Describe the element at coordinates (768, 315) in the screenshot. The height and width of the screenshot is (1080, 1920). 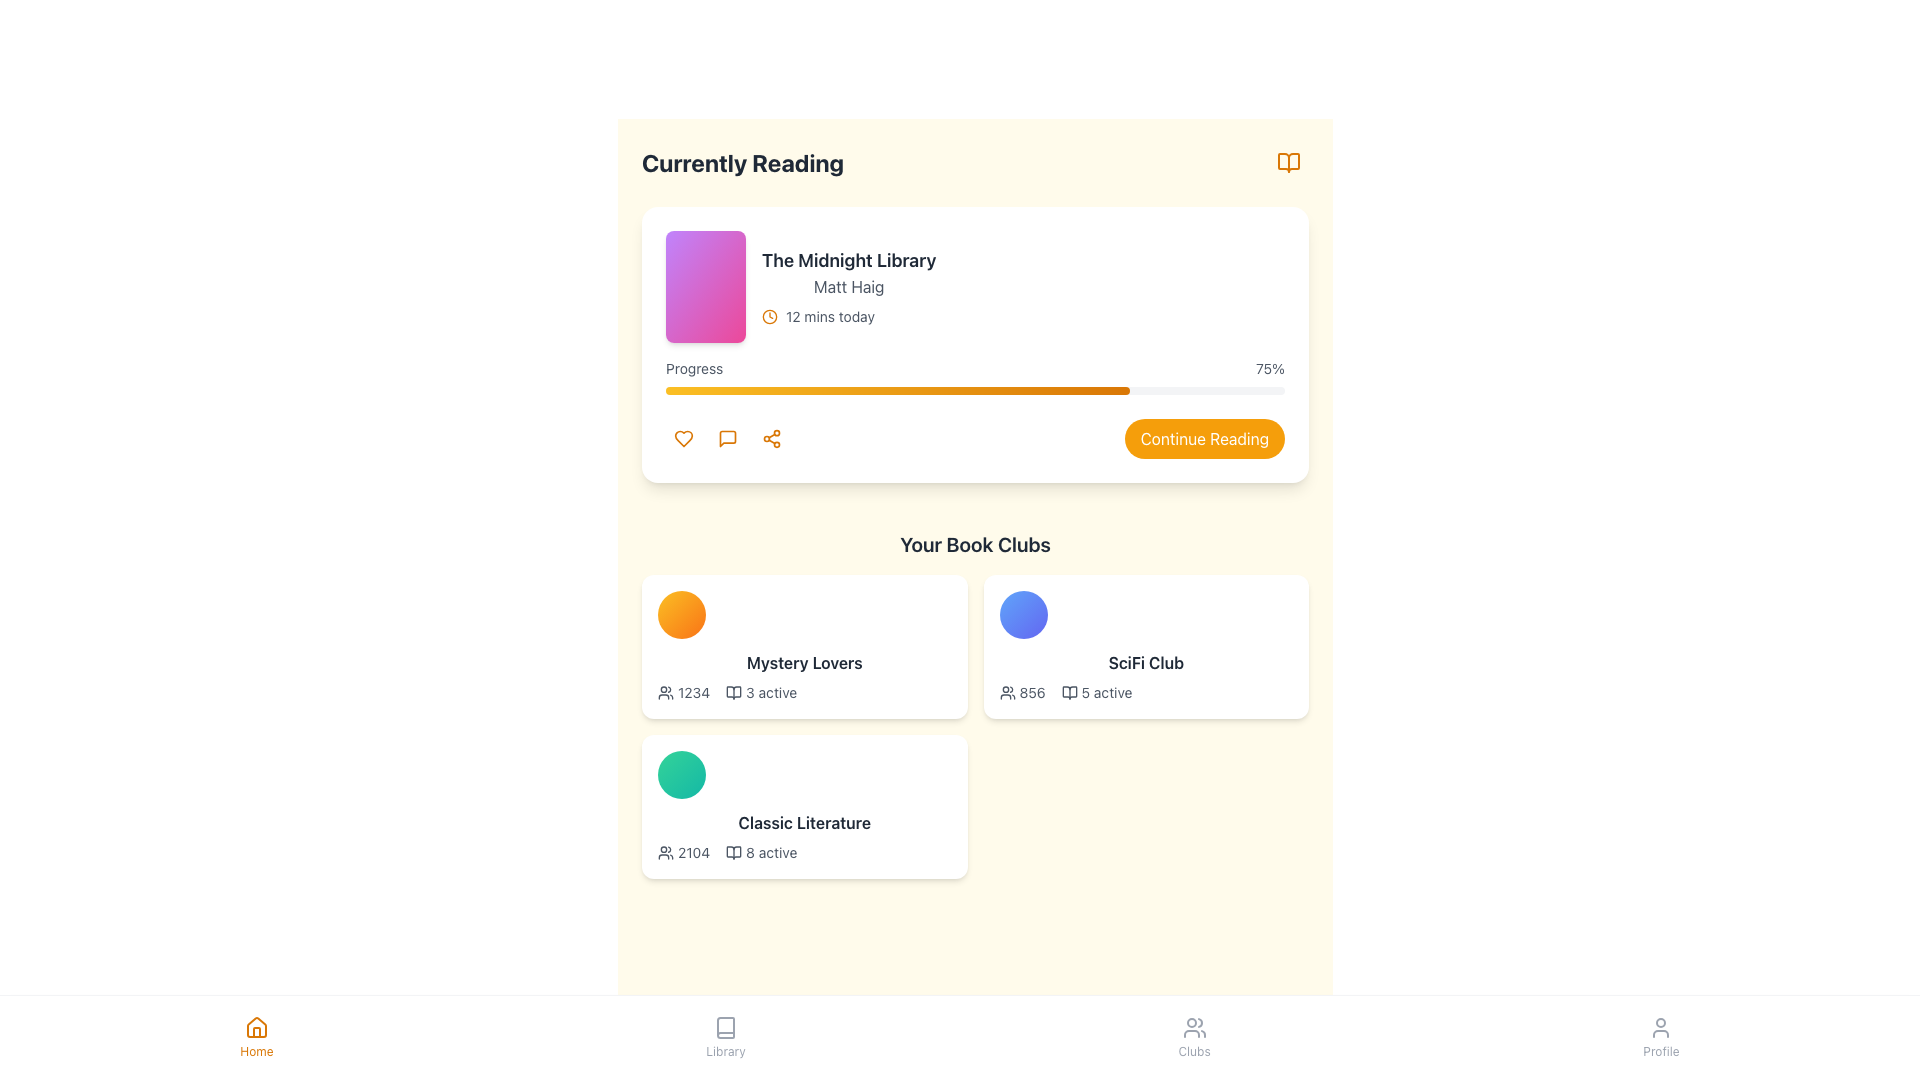
I see `the clock icon SVG element located to the left of the text '12 mins today' in the 'Currently Reading' section of the 'The Midnight Library' card` at that location.